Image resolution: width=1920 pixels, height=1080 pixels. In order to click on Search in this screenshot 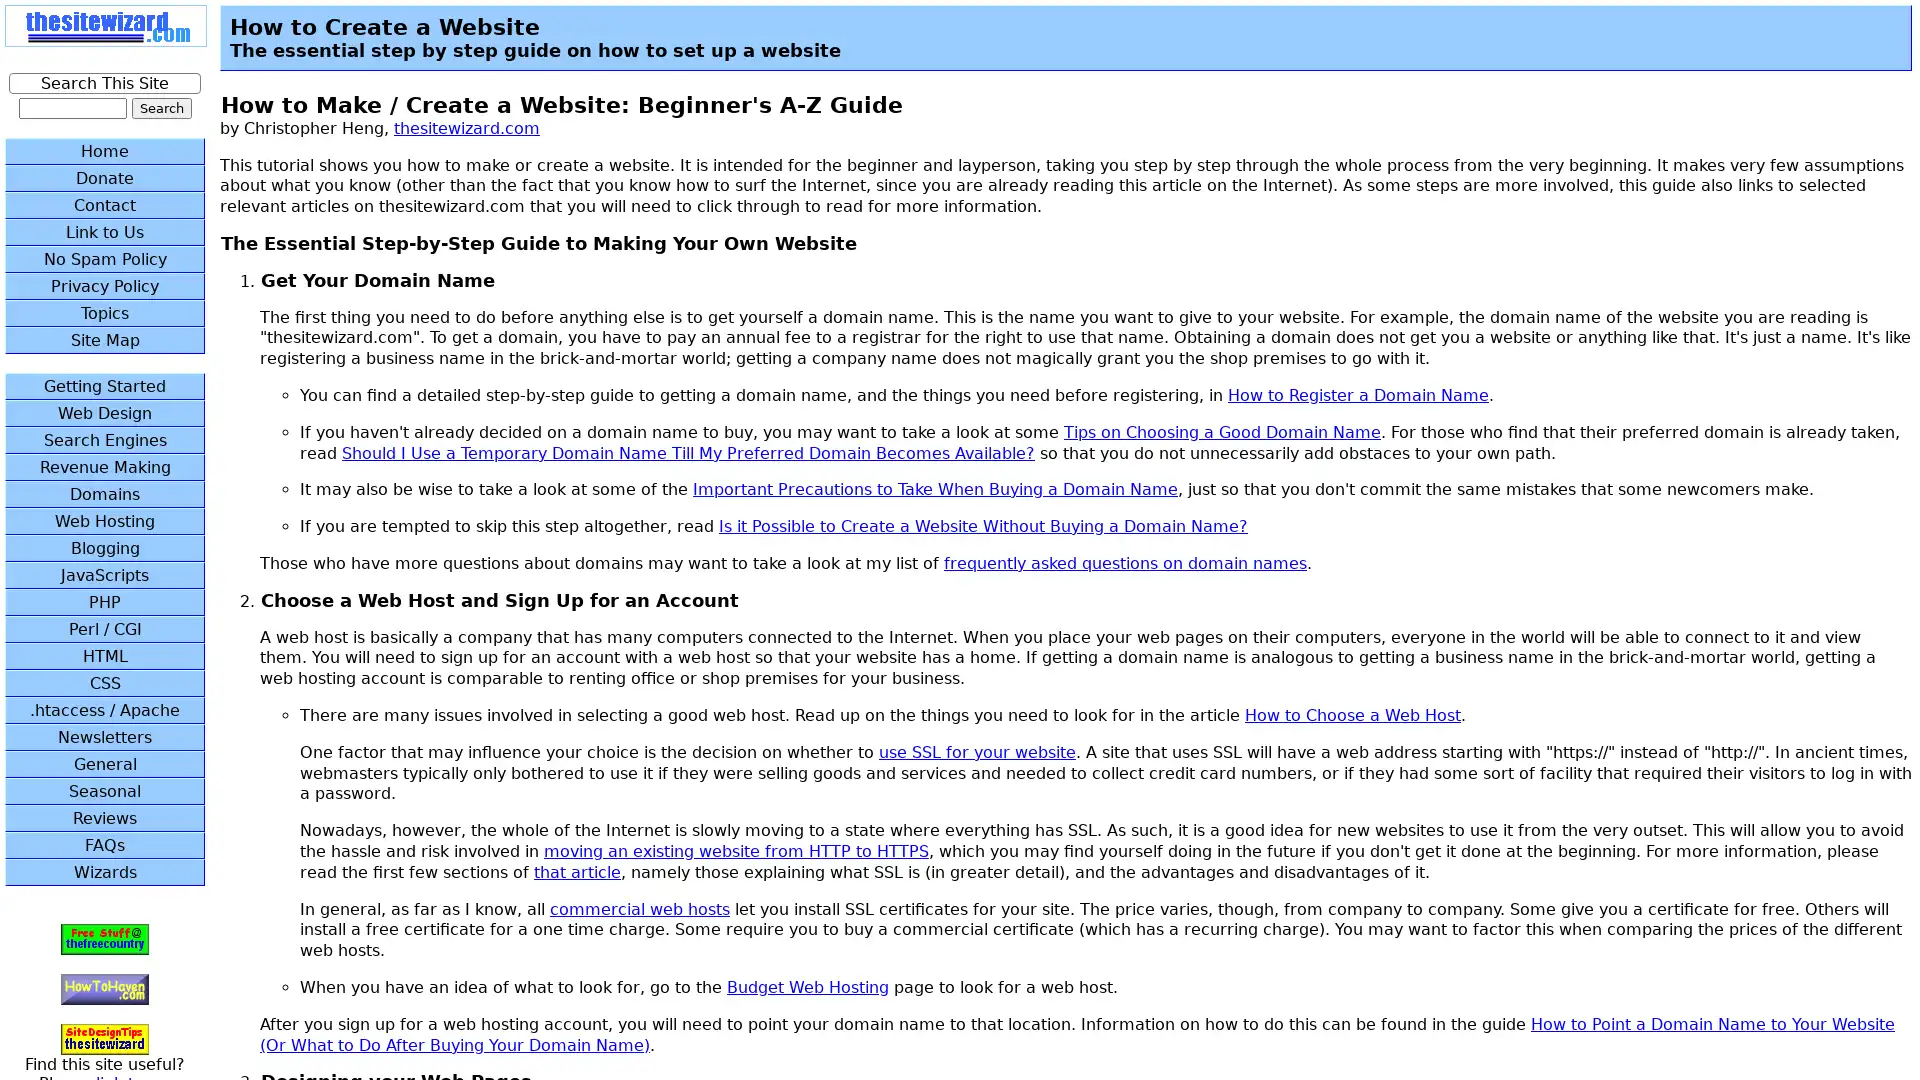, I will do `click(161, 108)`.